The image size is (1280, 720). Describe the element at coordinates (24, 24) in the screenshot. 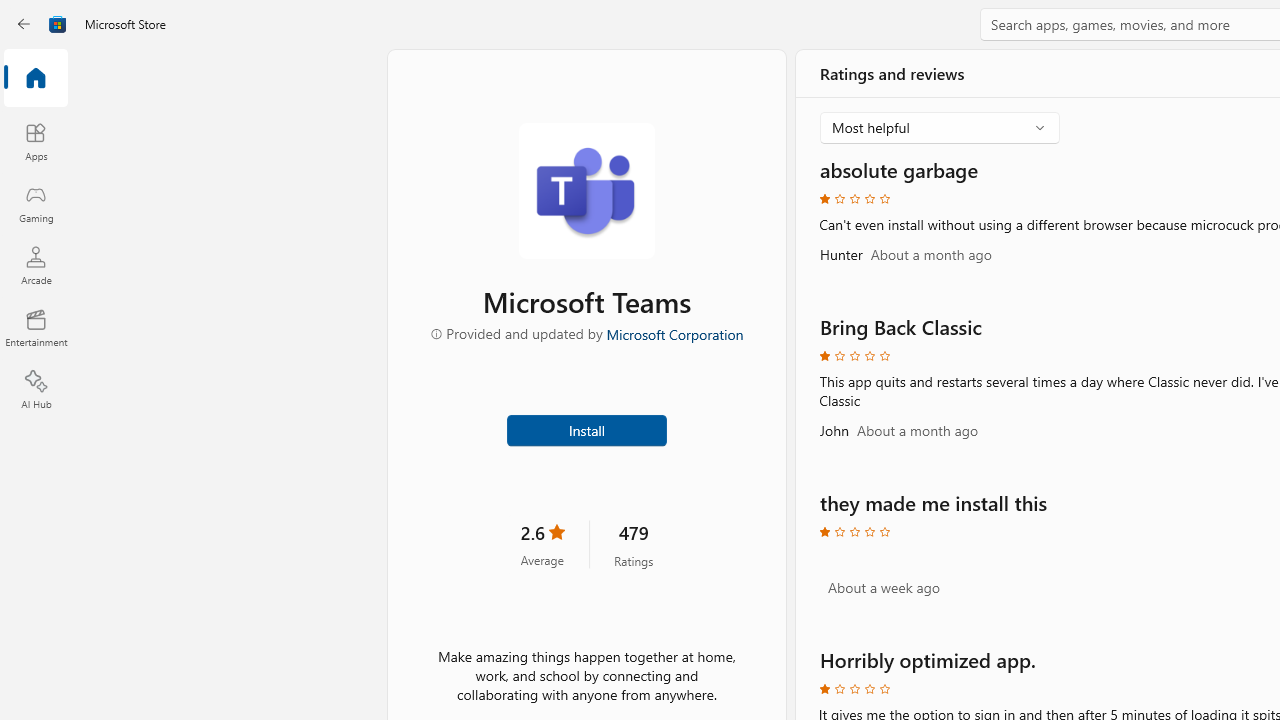

I see `'Back'` at that location.